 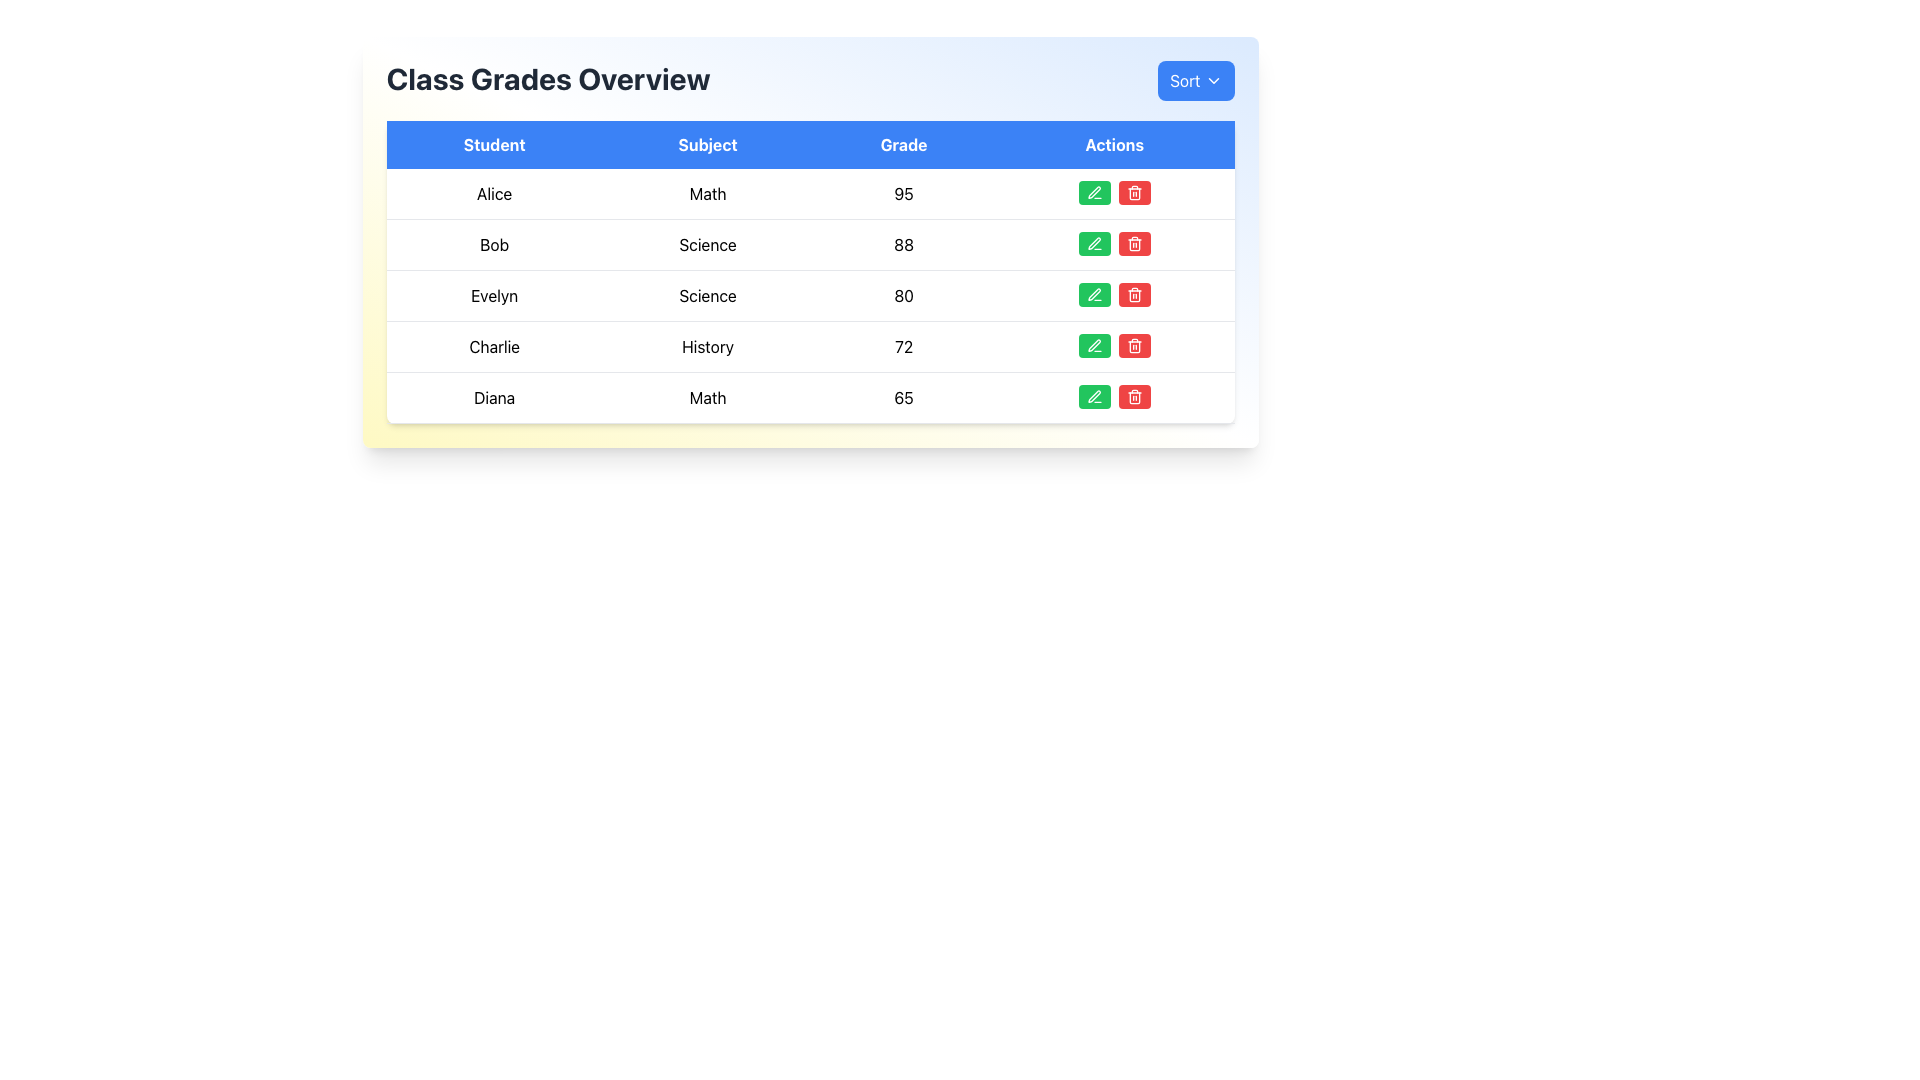 I want to click on the pencil icon in the 'Actions' column of the table, so click(x=1093, y=345).